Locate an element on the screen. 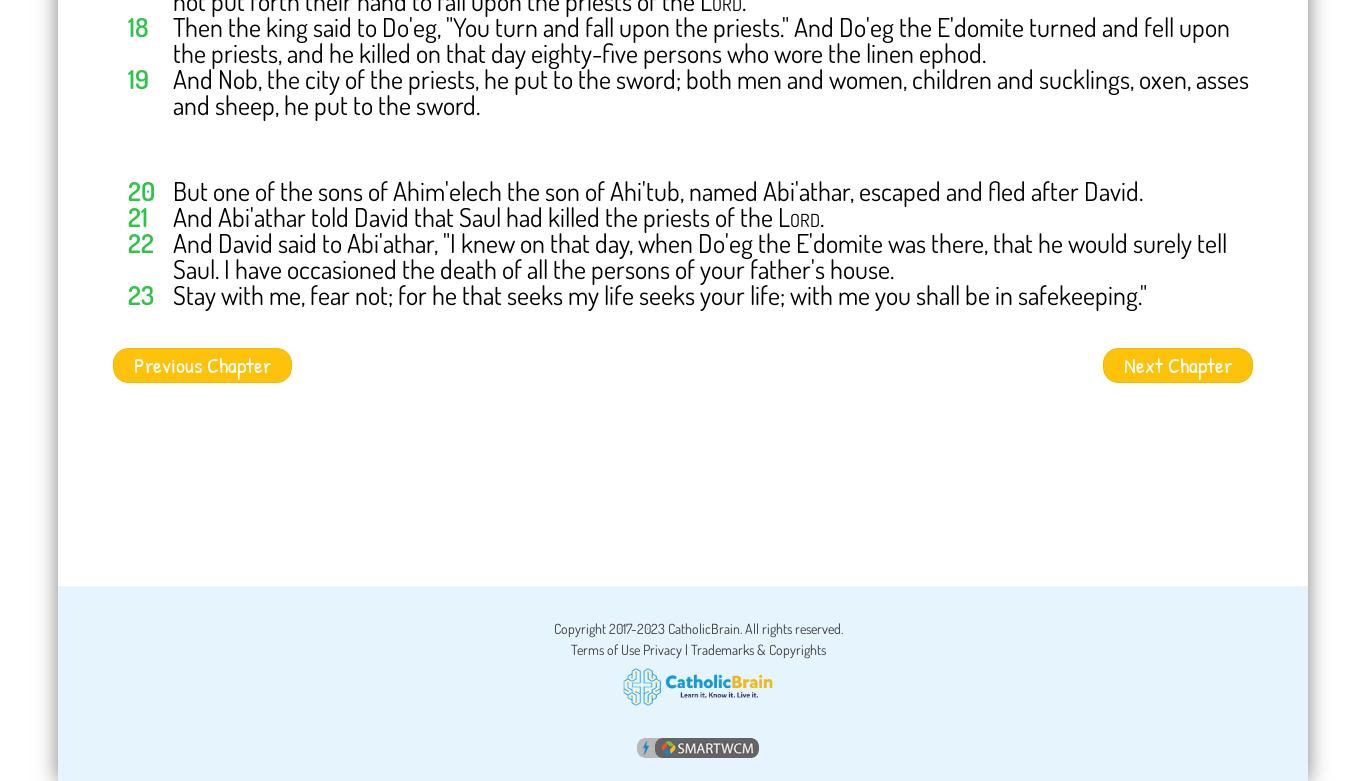  'But one of the sons of Ahim'elech the son of Ahi'tub, named Abi'athar, escaped and fled after David.' is located at coordinates (657, 189).